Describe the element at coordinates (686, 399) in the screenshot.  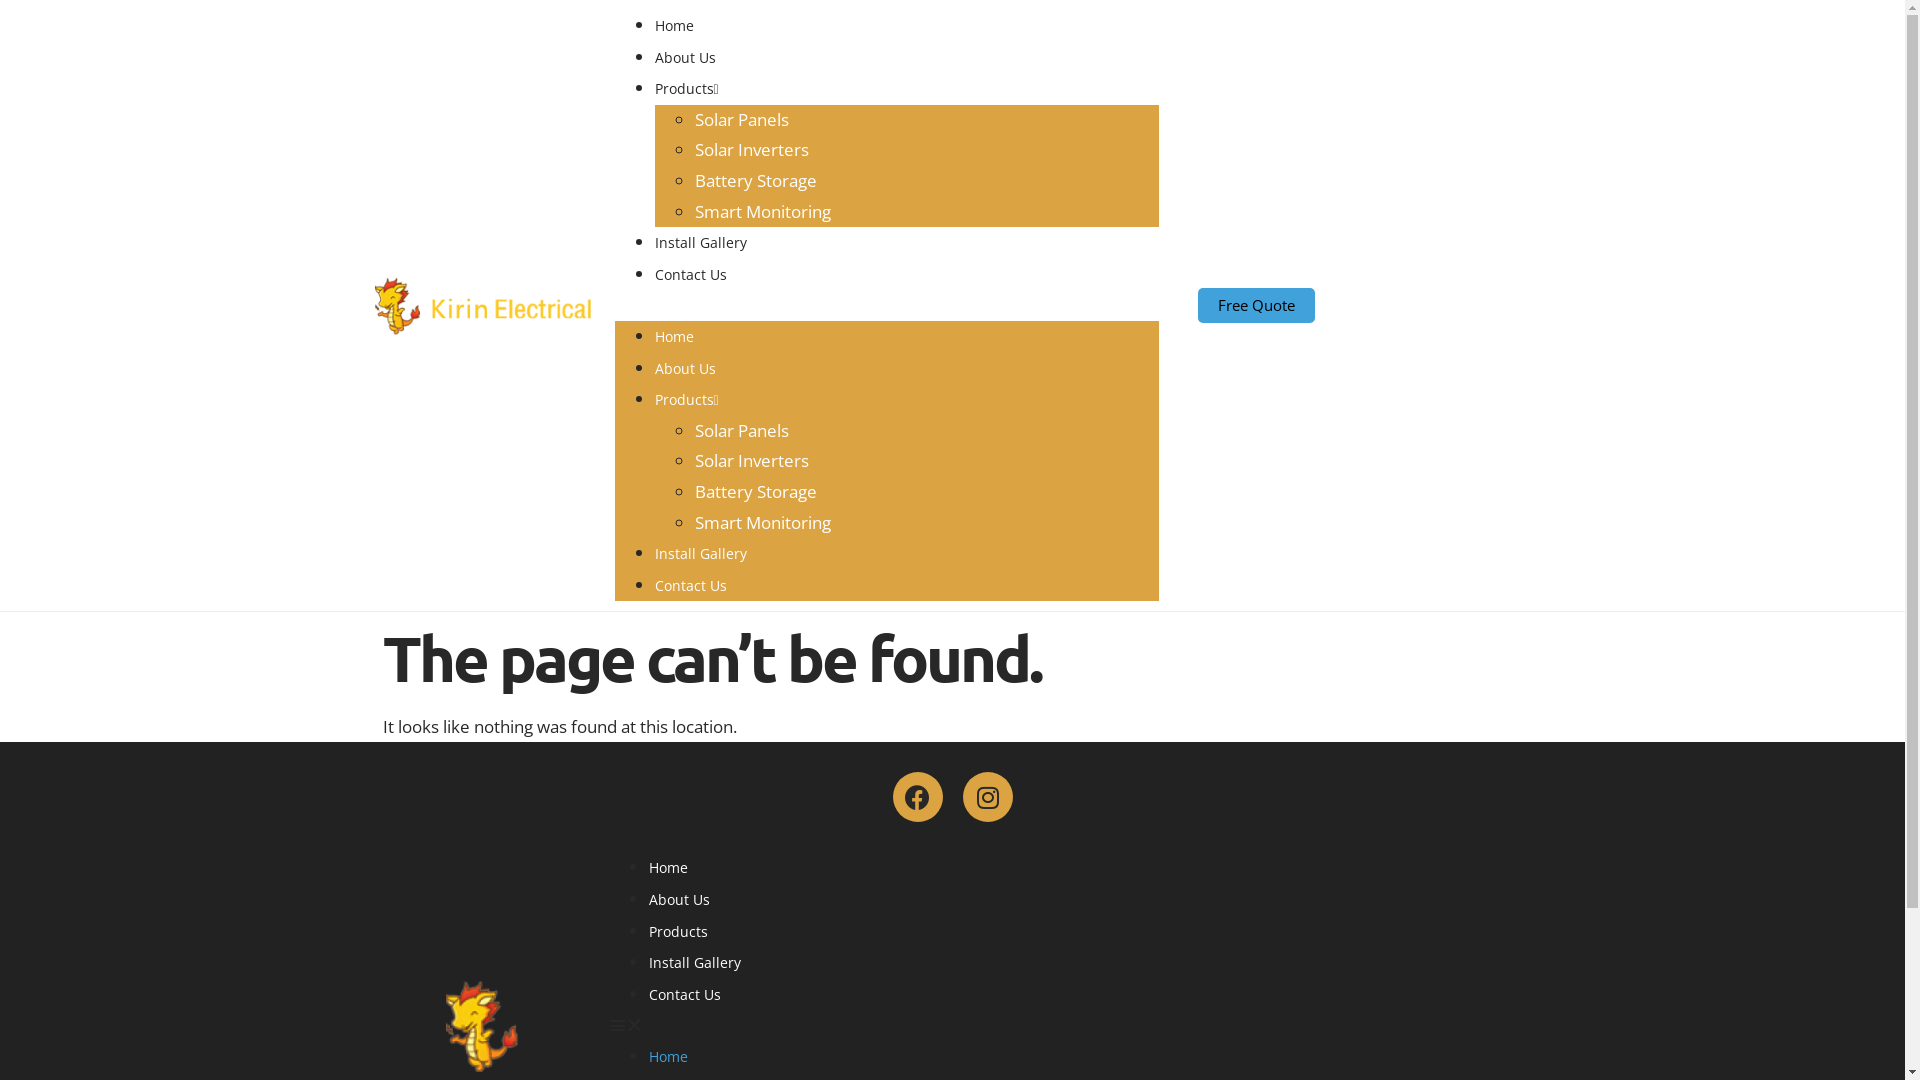
I see `'Products'` at that location.